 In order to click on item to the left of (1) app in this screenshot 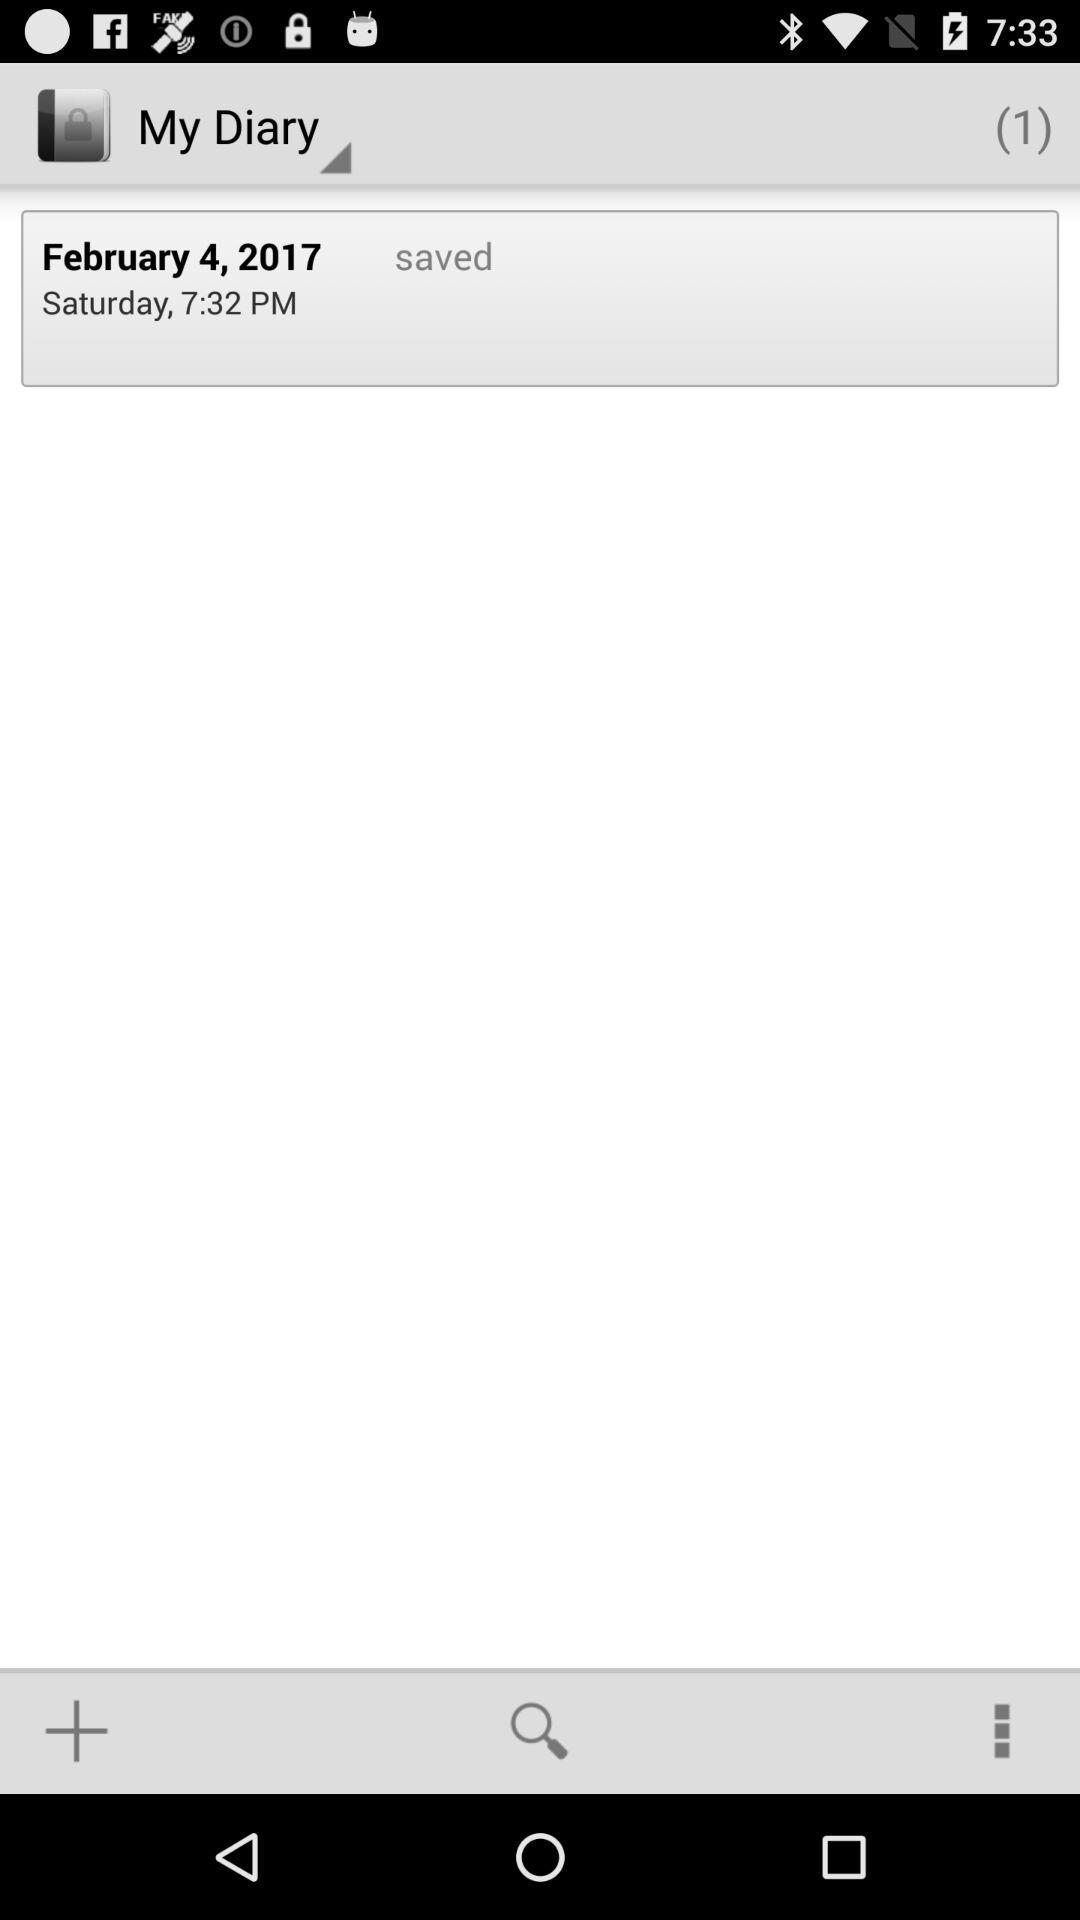, I will do `click(243, 124)`.